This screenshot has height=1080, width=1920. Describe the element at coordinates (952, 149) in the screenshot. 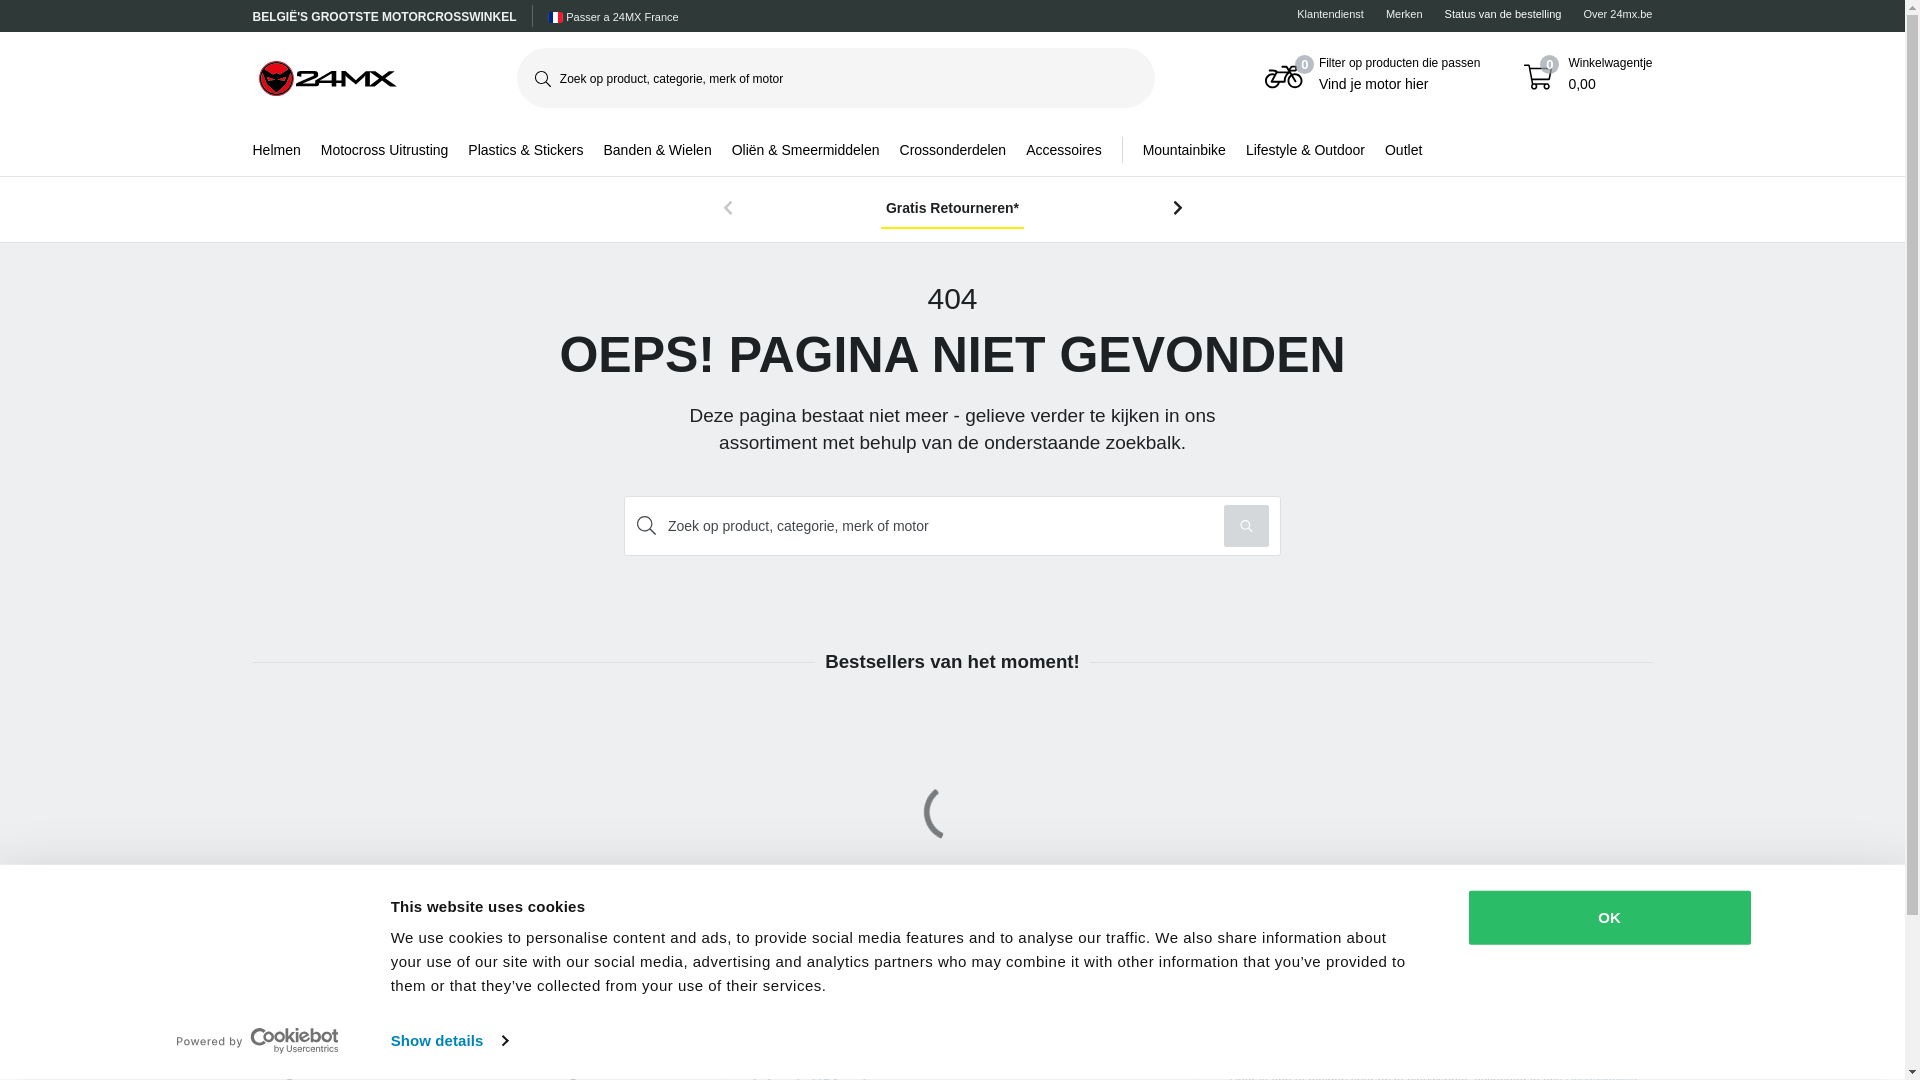

I see `'Crossonderdelen'` at that location.